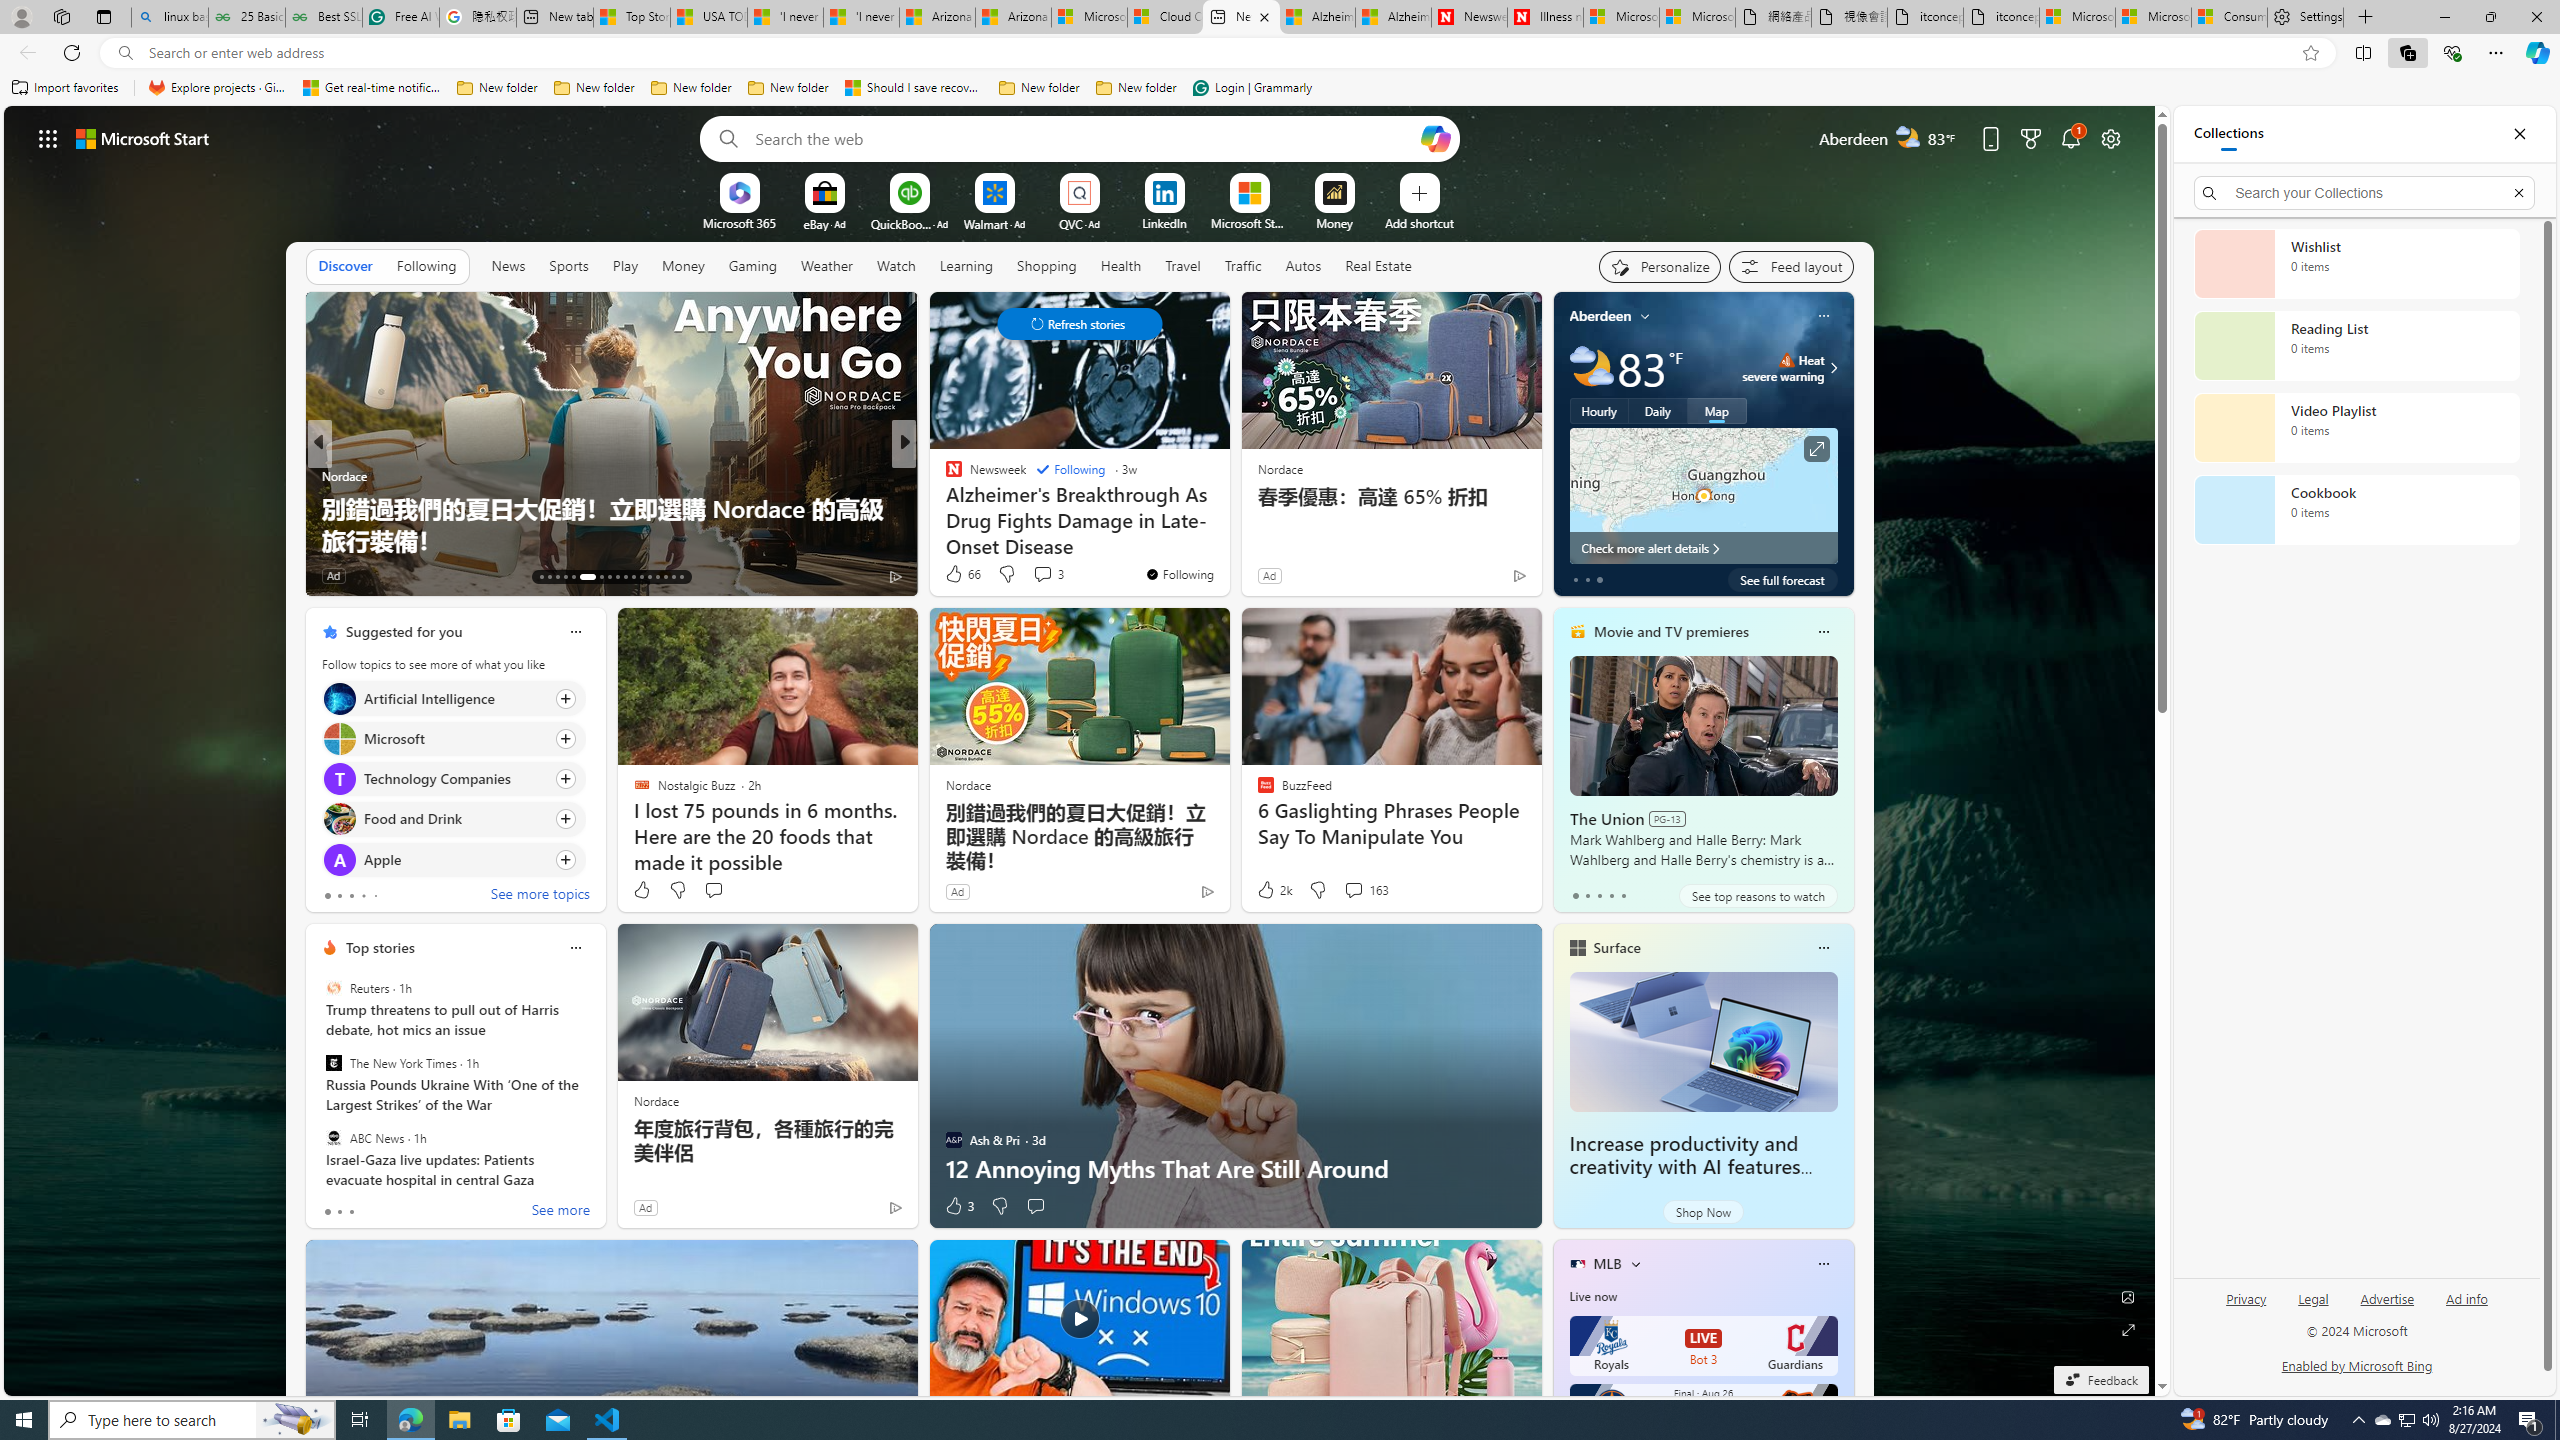 Image resolution: width=2560 pixels, height=1440 pixels. What do you see at coordinates (1053, 575) in the screenshot?
I see `'View comments 115 Comment'` at bounding box center [1053, 575].